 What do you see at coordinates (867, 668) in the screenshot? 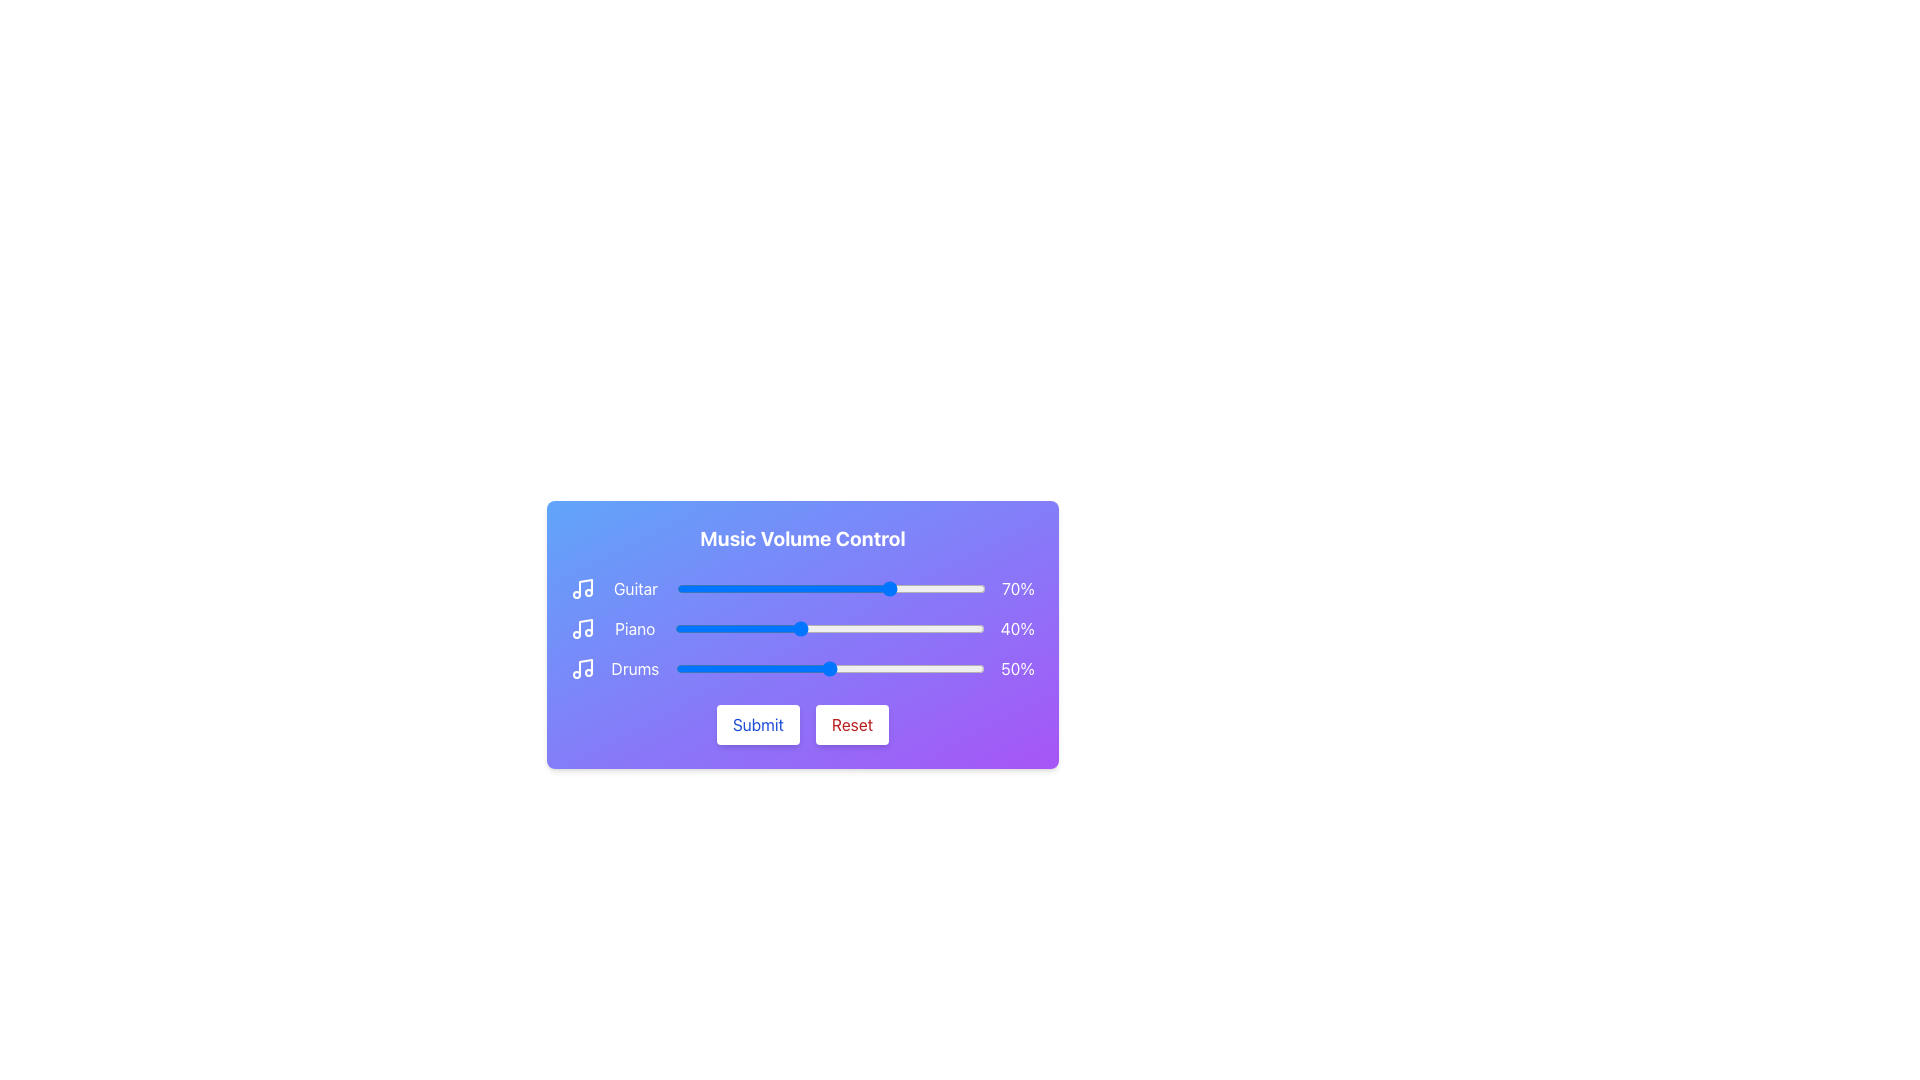
I see `the drum volume` at bounding box center [867, 668].